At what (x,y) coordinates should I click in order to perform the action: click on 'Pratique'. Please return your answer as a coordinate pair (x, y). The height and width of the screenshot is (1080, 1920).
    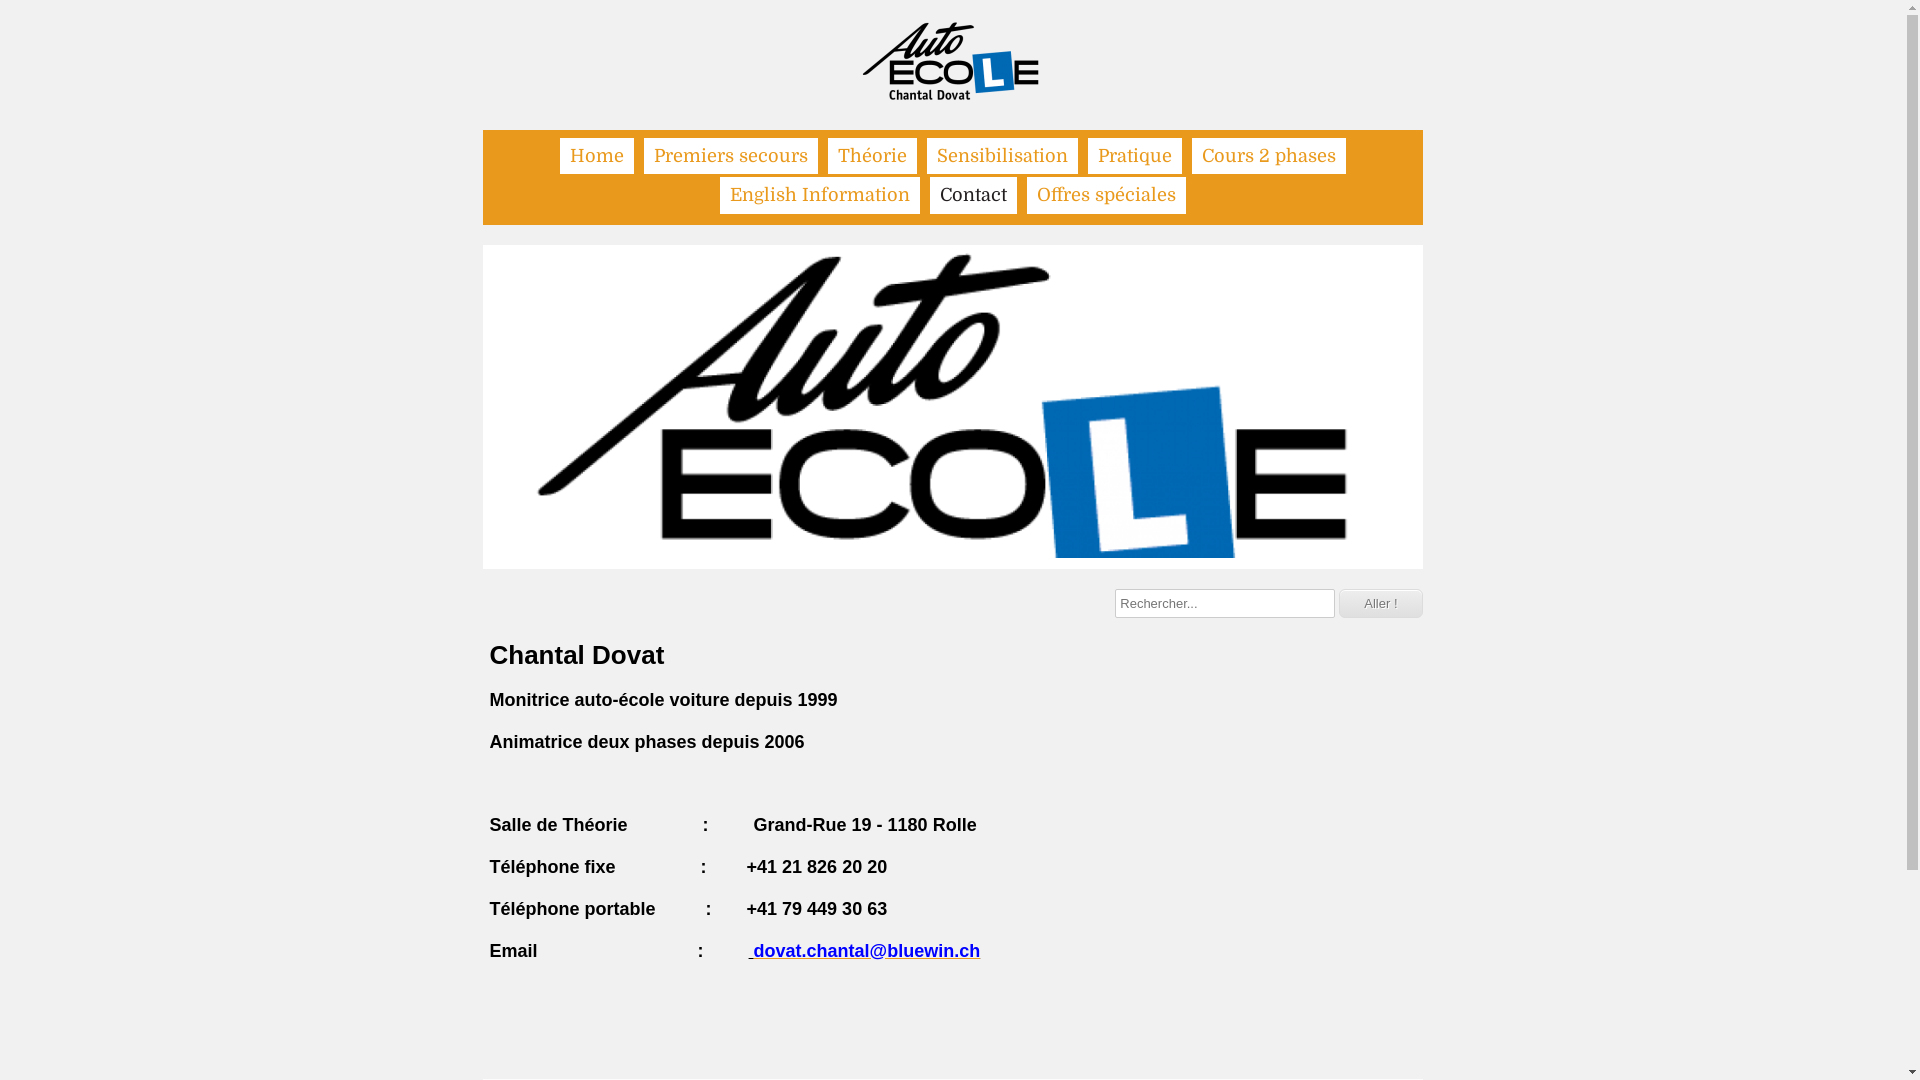
    Looking at the image, I should click on (1087, 154).